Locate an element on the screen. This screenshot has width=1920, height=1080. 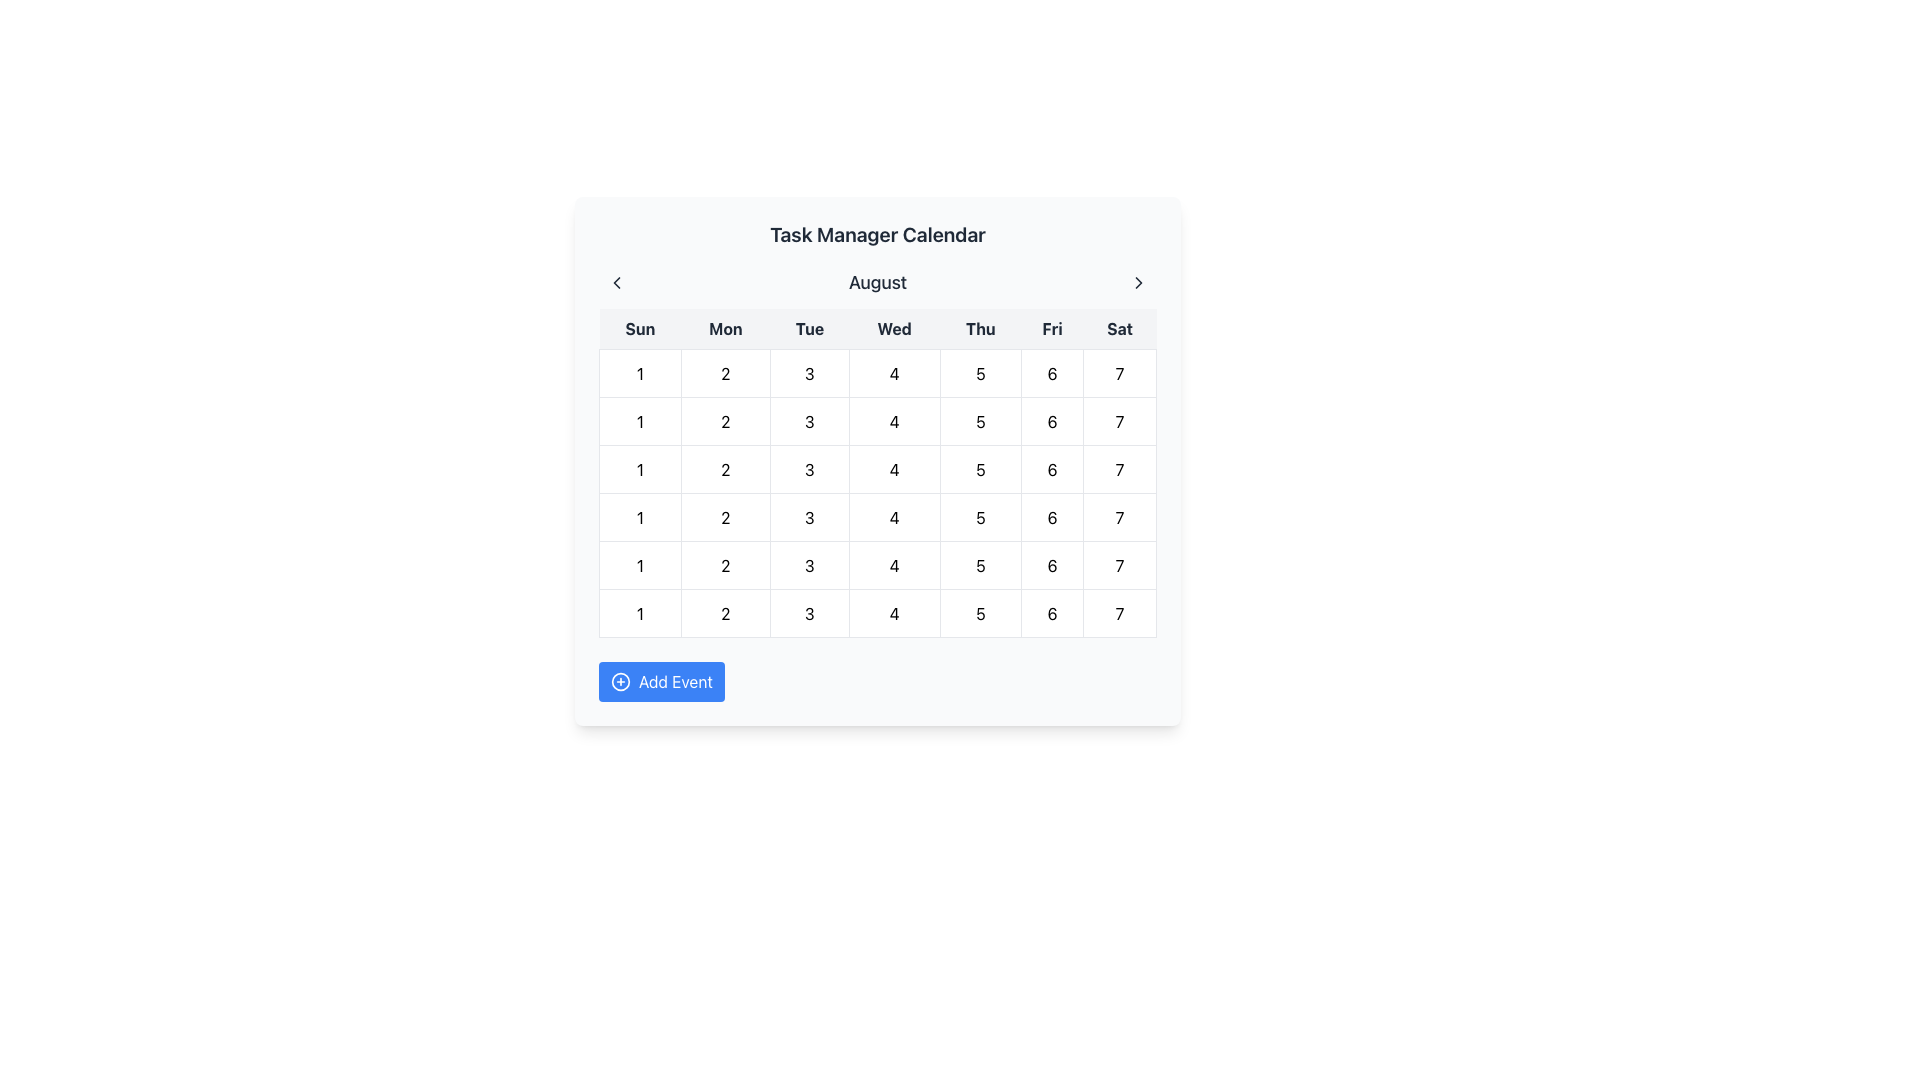
the calendar cell representing the first day of the second week is located at coordinates (640, 565).